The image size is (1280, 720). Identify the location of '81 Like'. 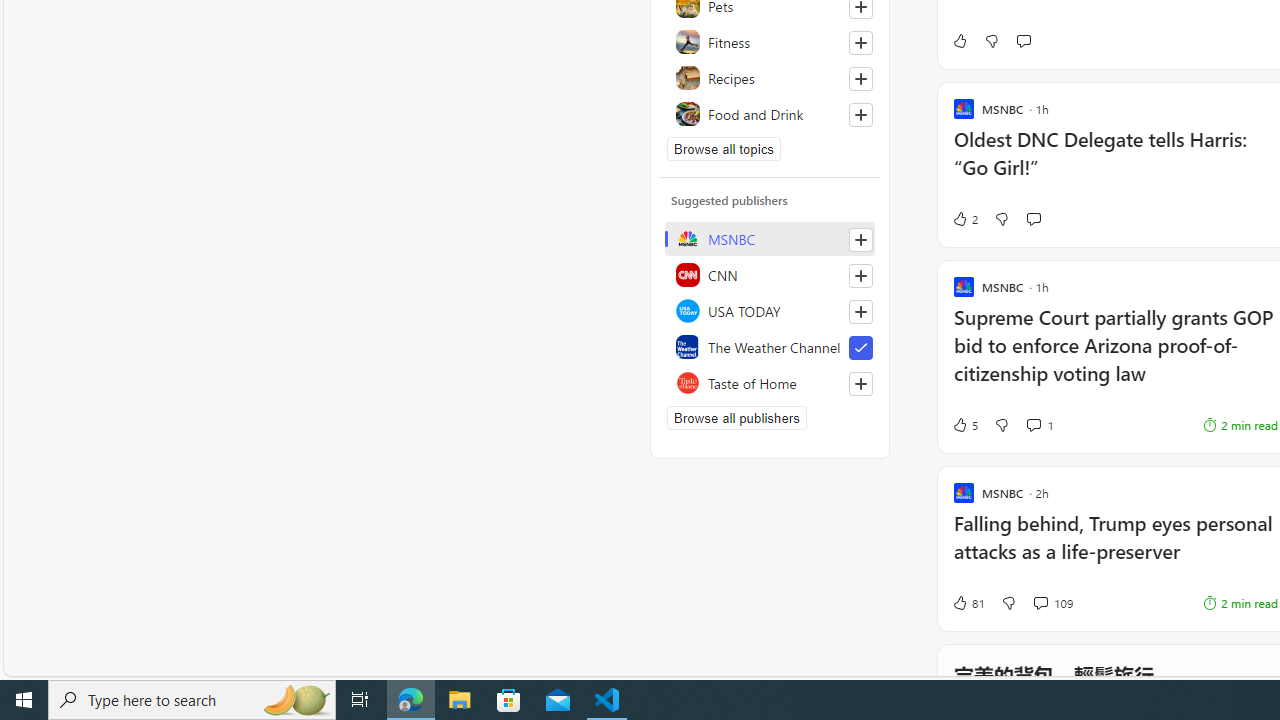
(968, 602).